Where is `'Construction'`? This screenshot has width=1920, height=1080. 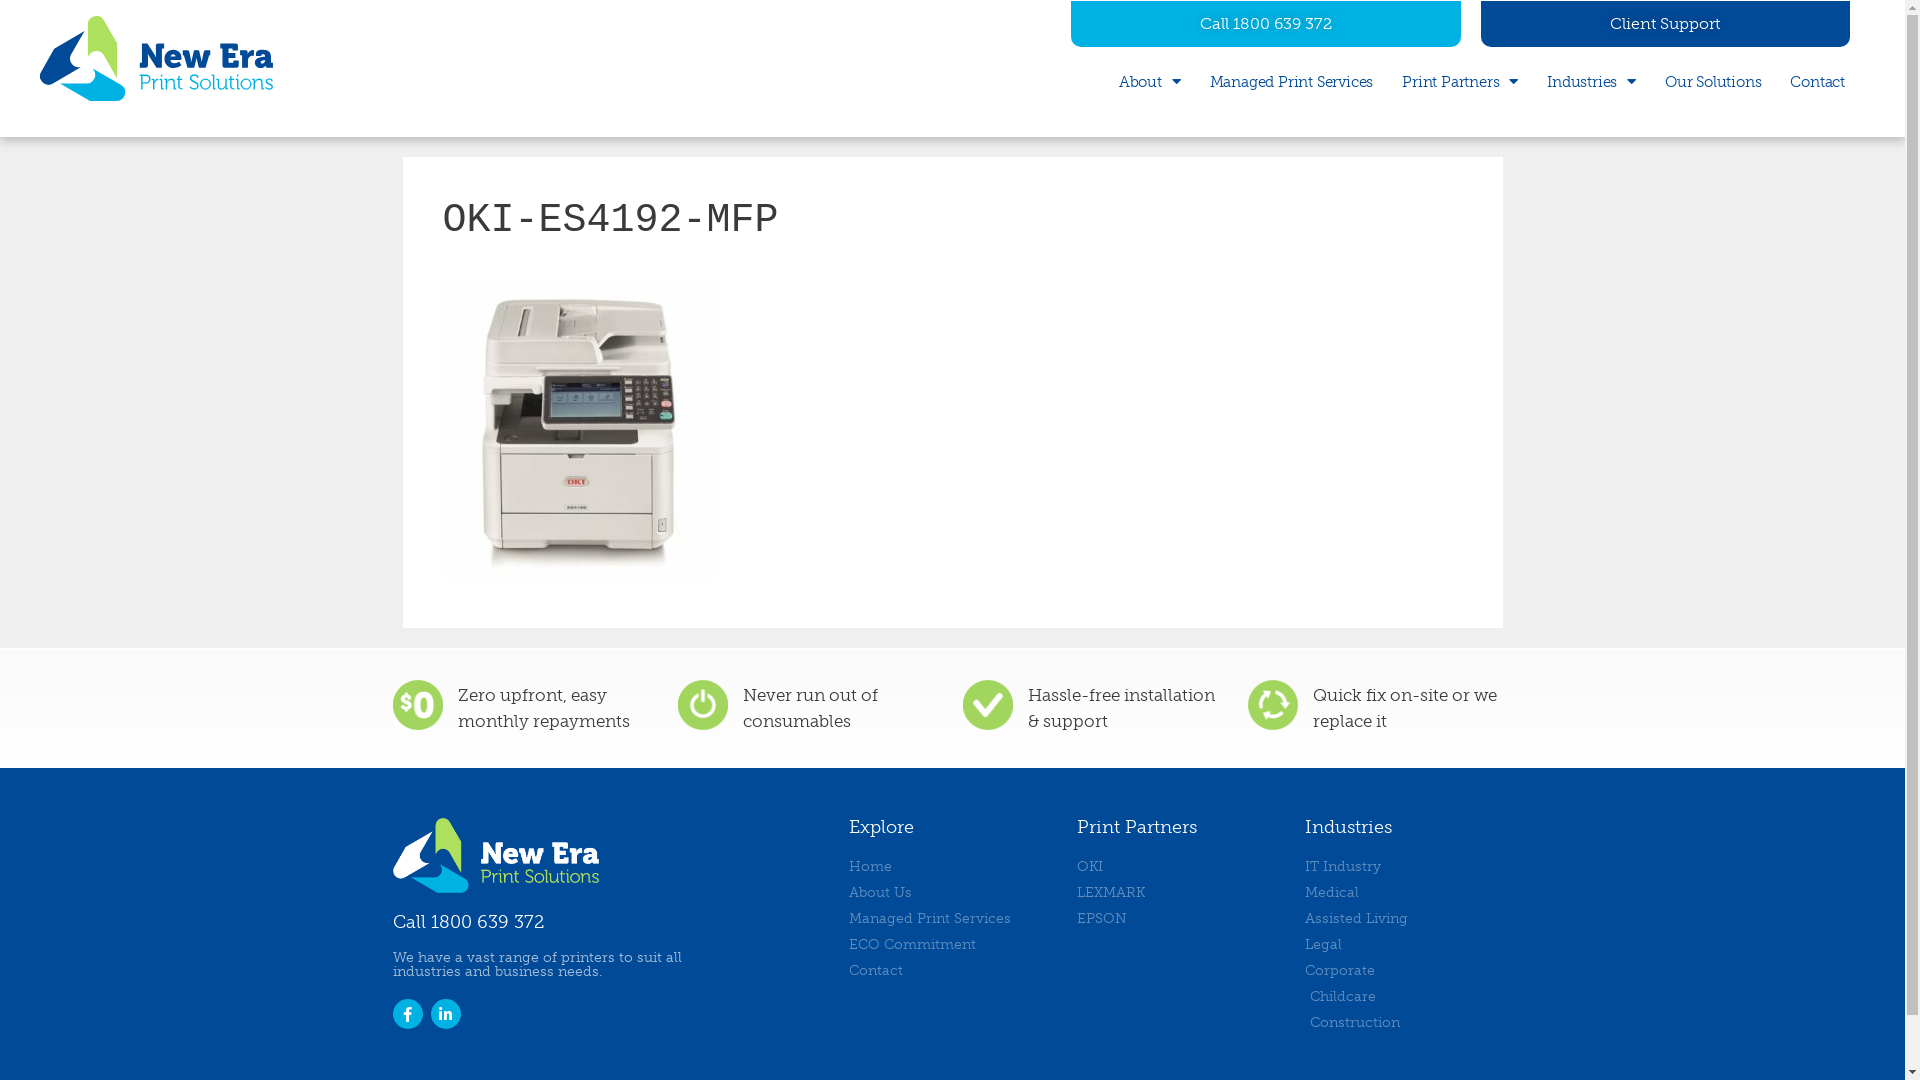 'Construction' is located at coordinates (1406, 1022).